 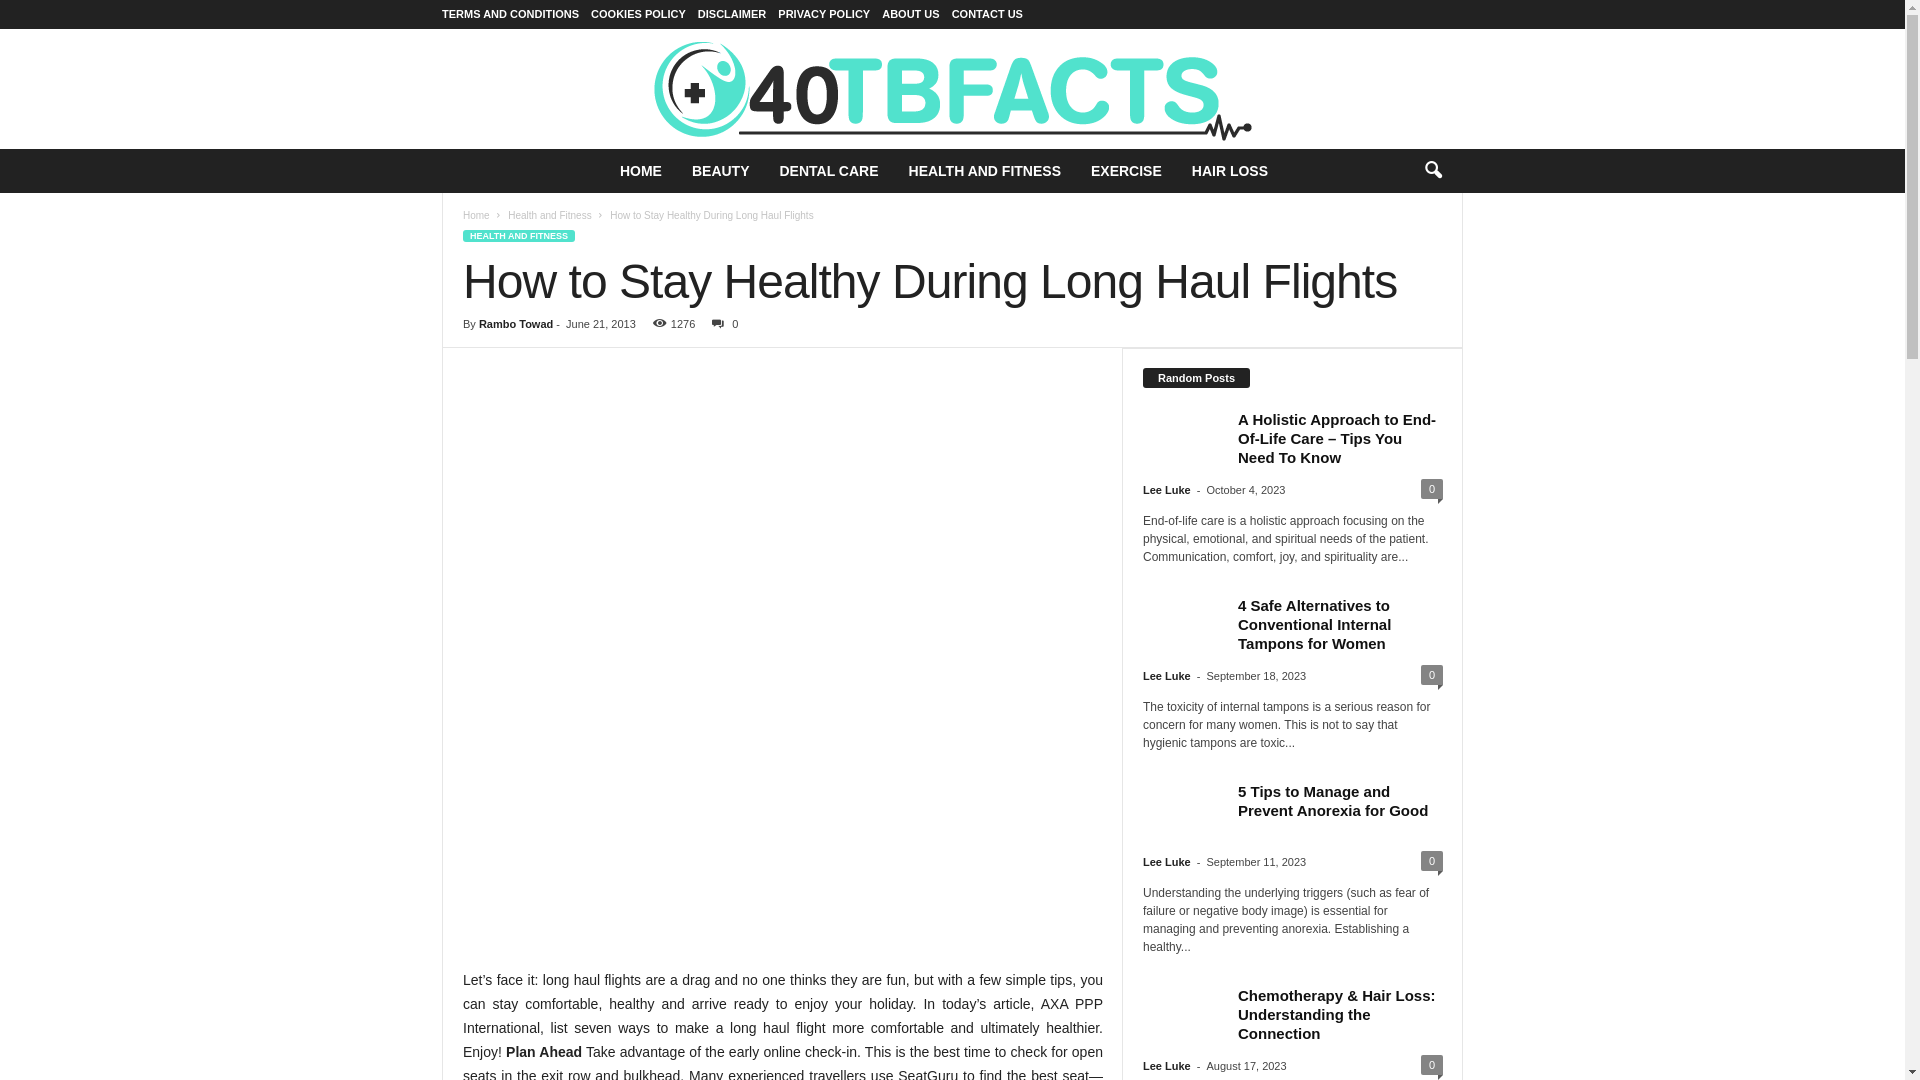 What do you see at coordinates (1228, 169) in the screenshot?
I see `'HAIR LOSS'` at bounding box center [1228, 169].